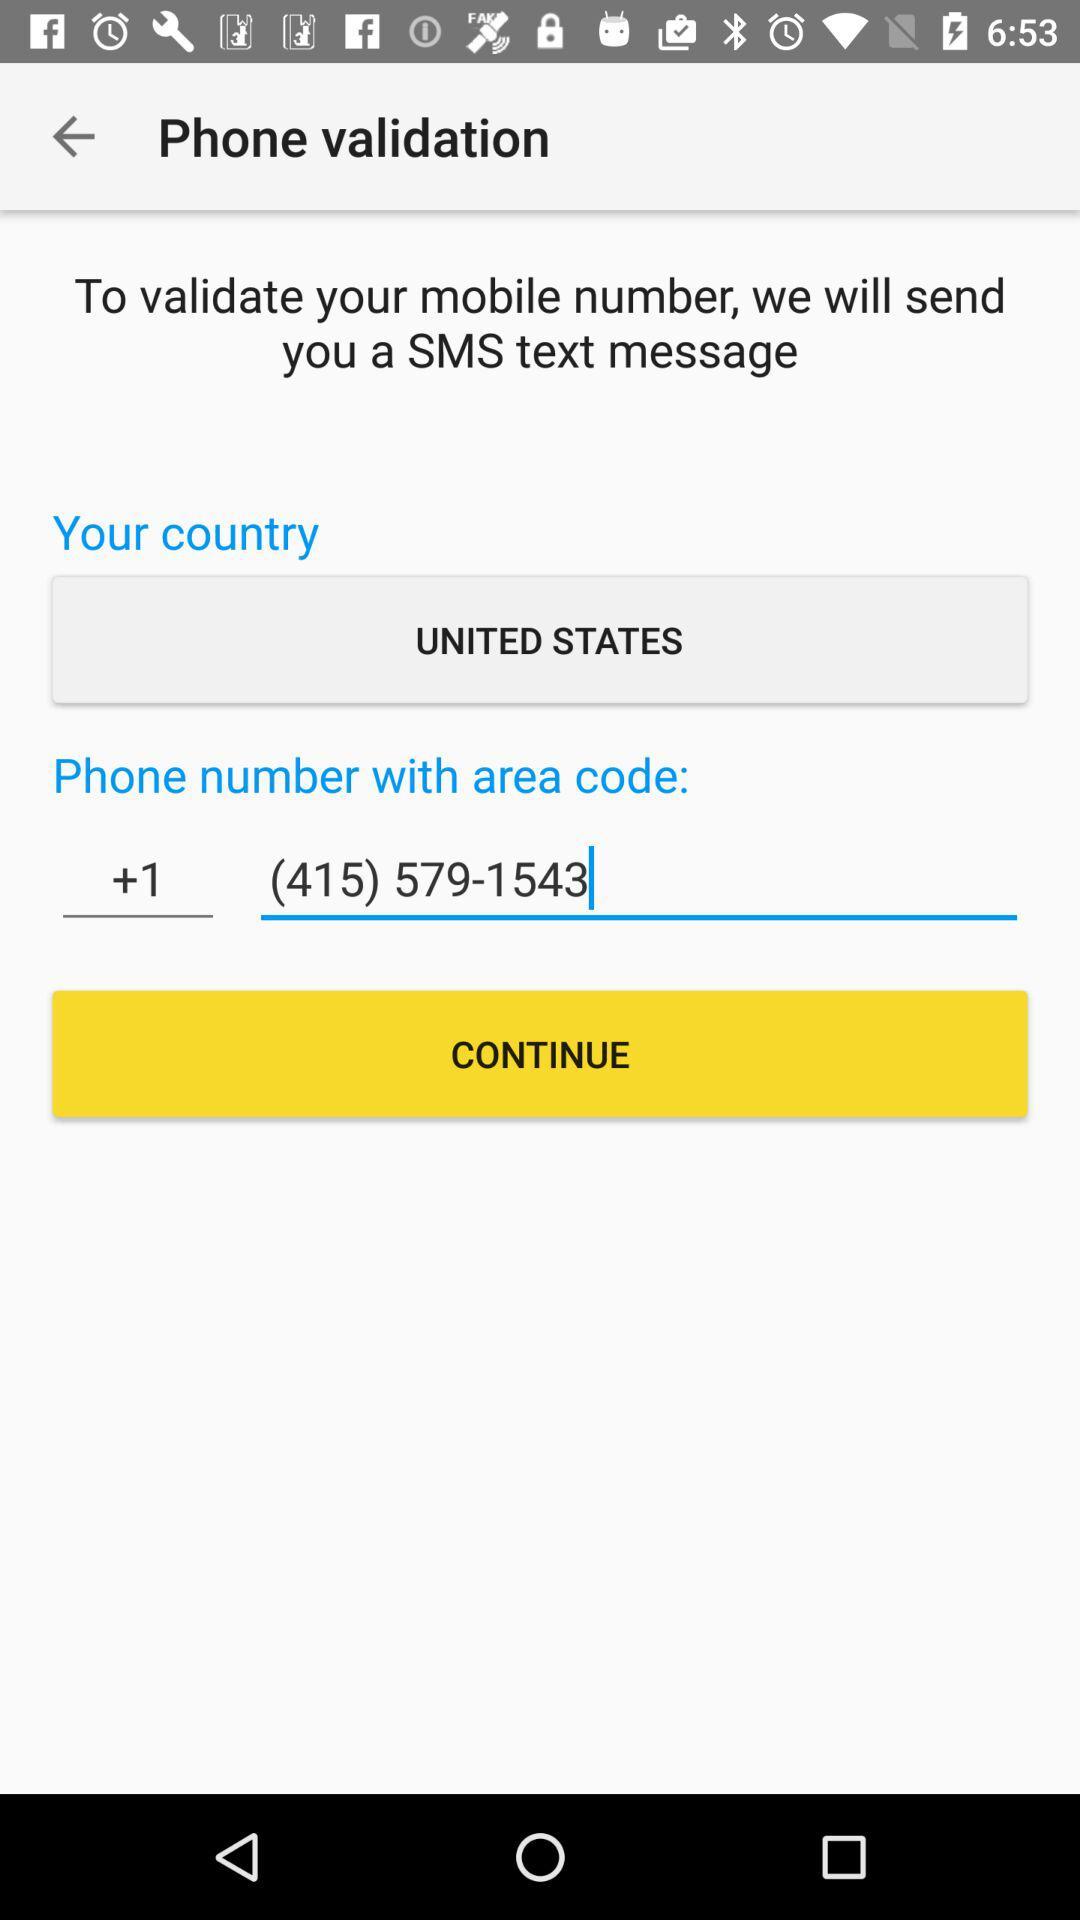 The image size is (1080, 1920). I want to click on the item above the continue icon, so click(137, 878).